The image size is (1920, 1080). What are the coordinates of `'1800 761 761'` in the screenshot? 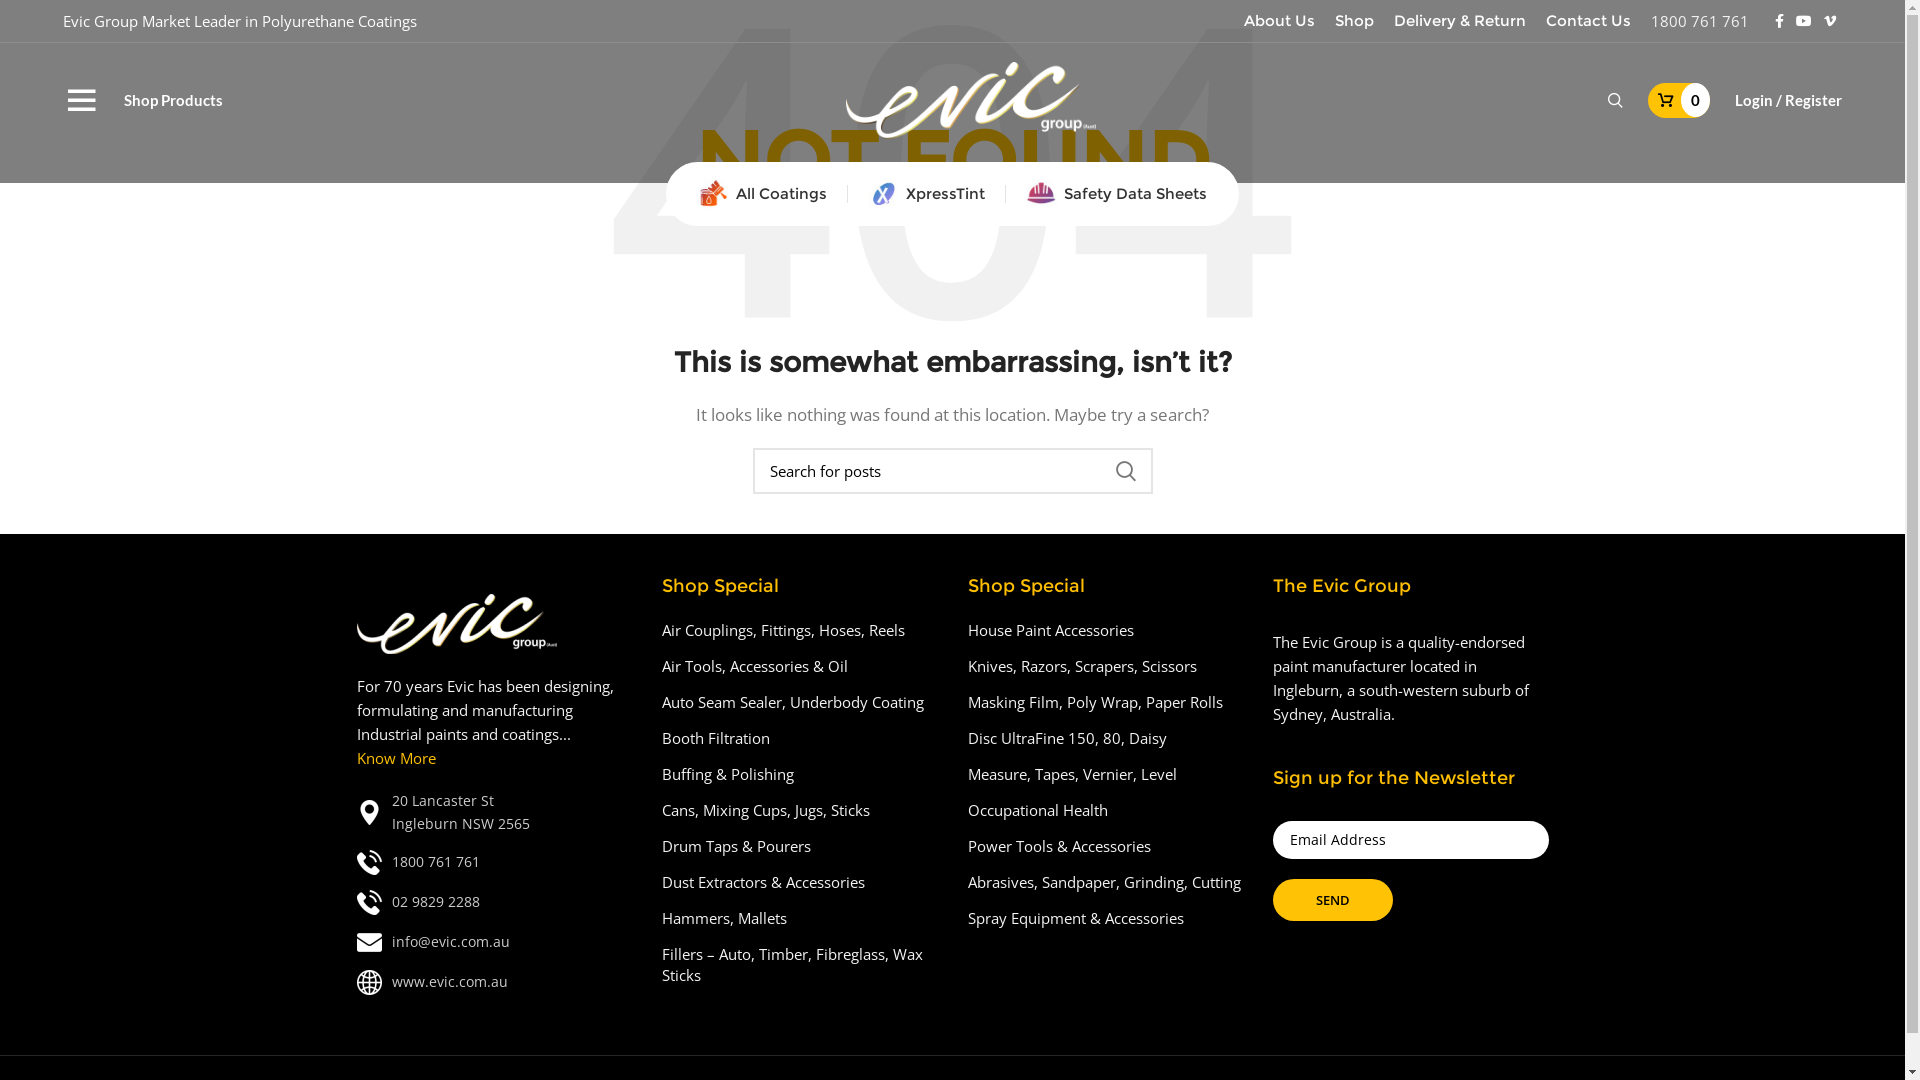 It's located at (1698, 20).